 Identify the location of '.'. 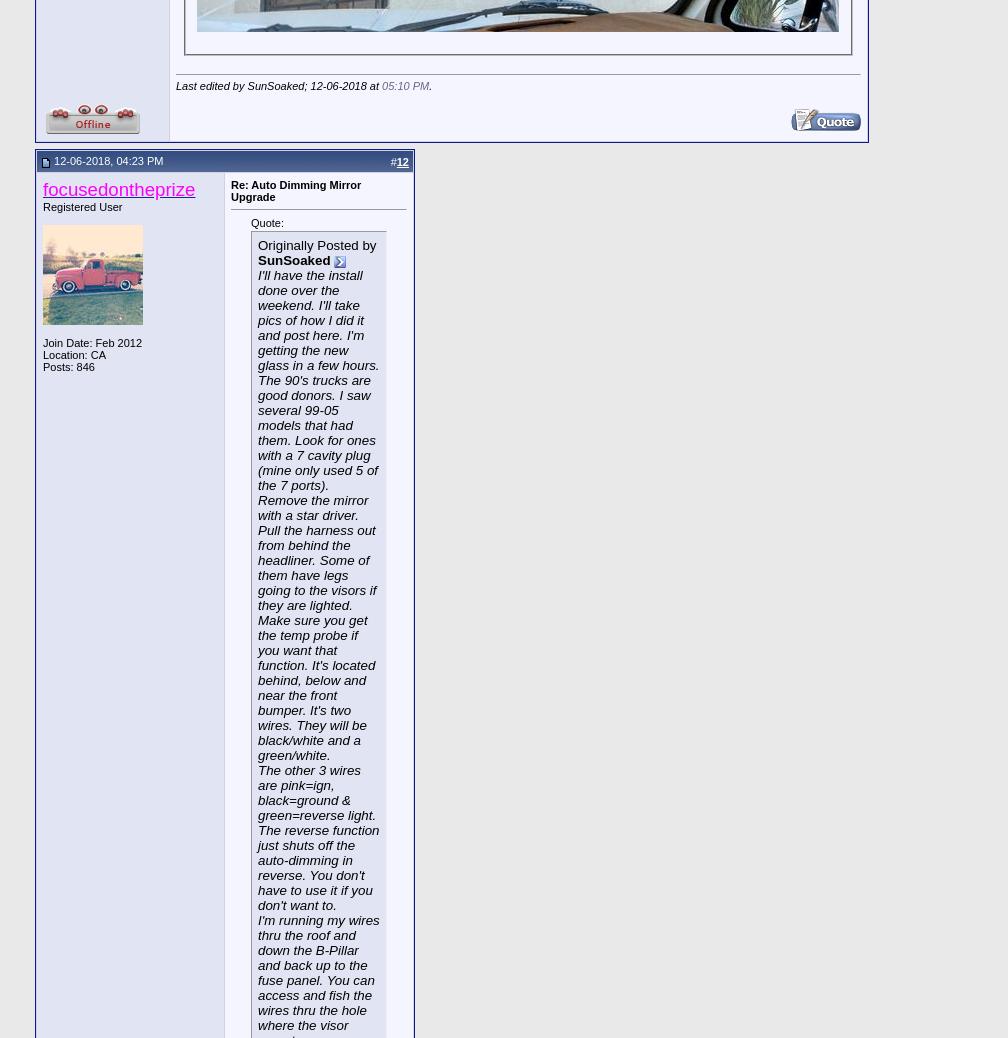
(430, 85).